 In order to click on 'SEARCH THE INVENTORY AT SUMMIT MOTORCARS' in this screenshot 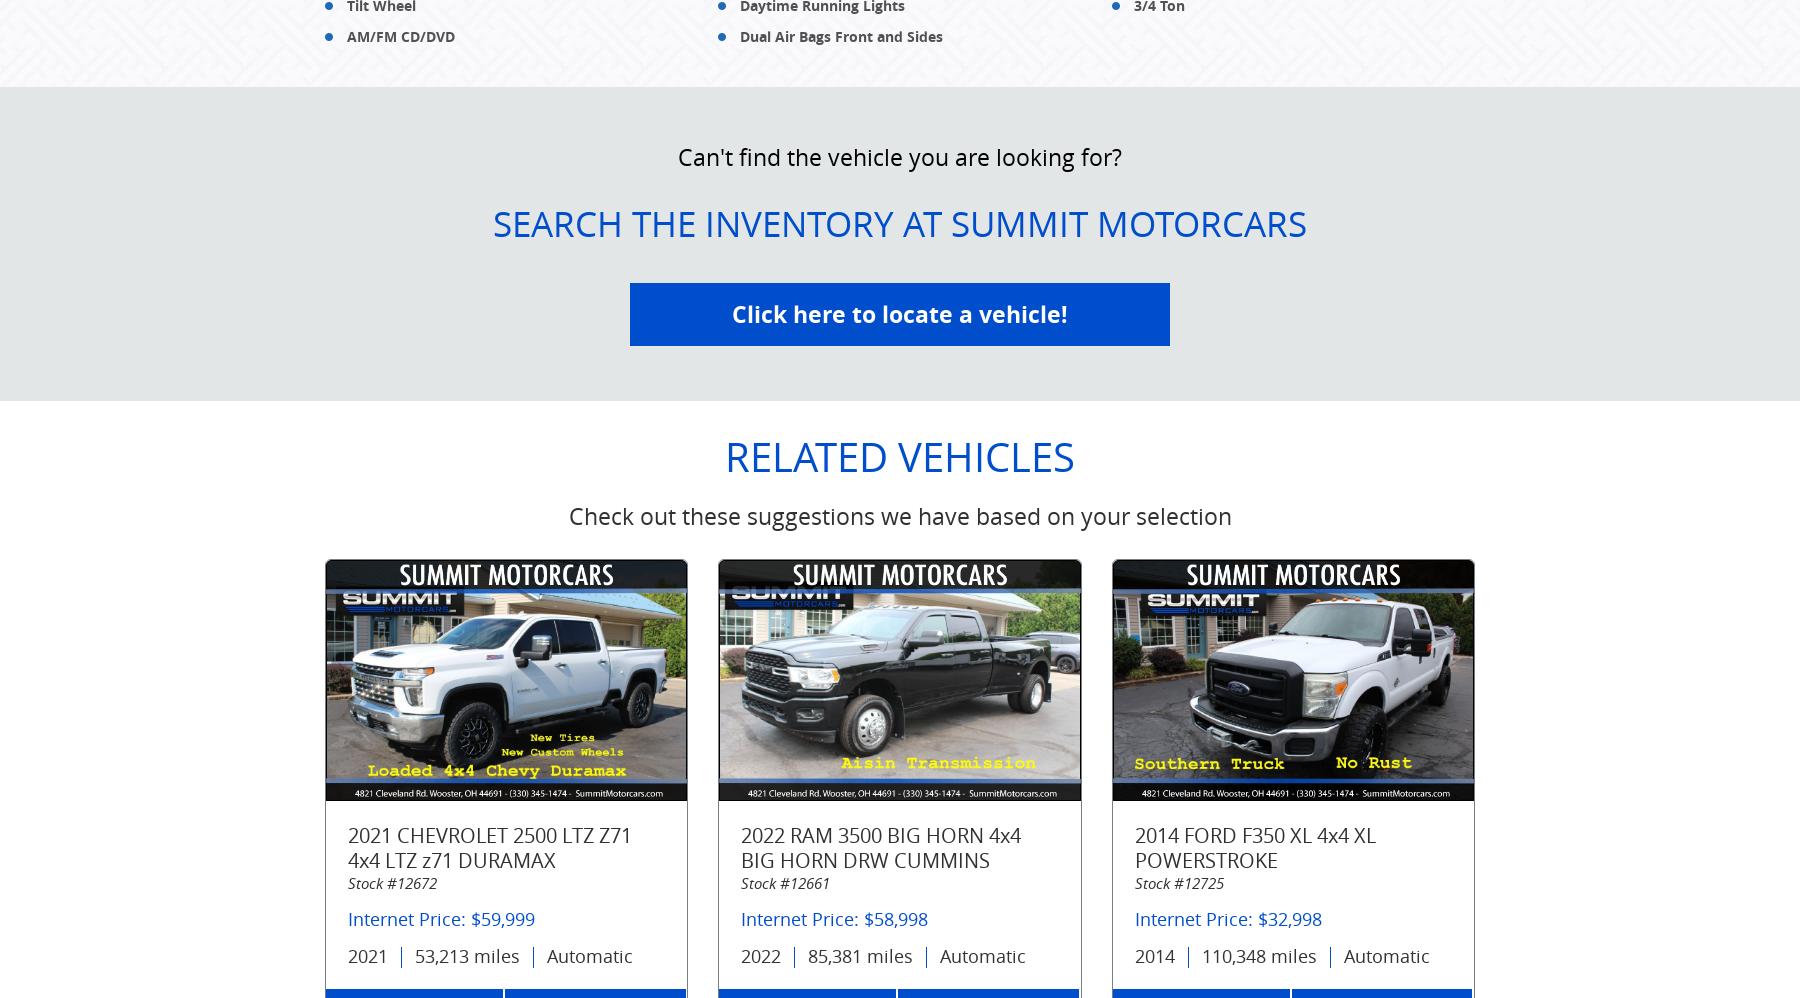, I will do `click(900, 222)`.